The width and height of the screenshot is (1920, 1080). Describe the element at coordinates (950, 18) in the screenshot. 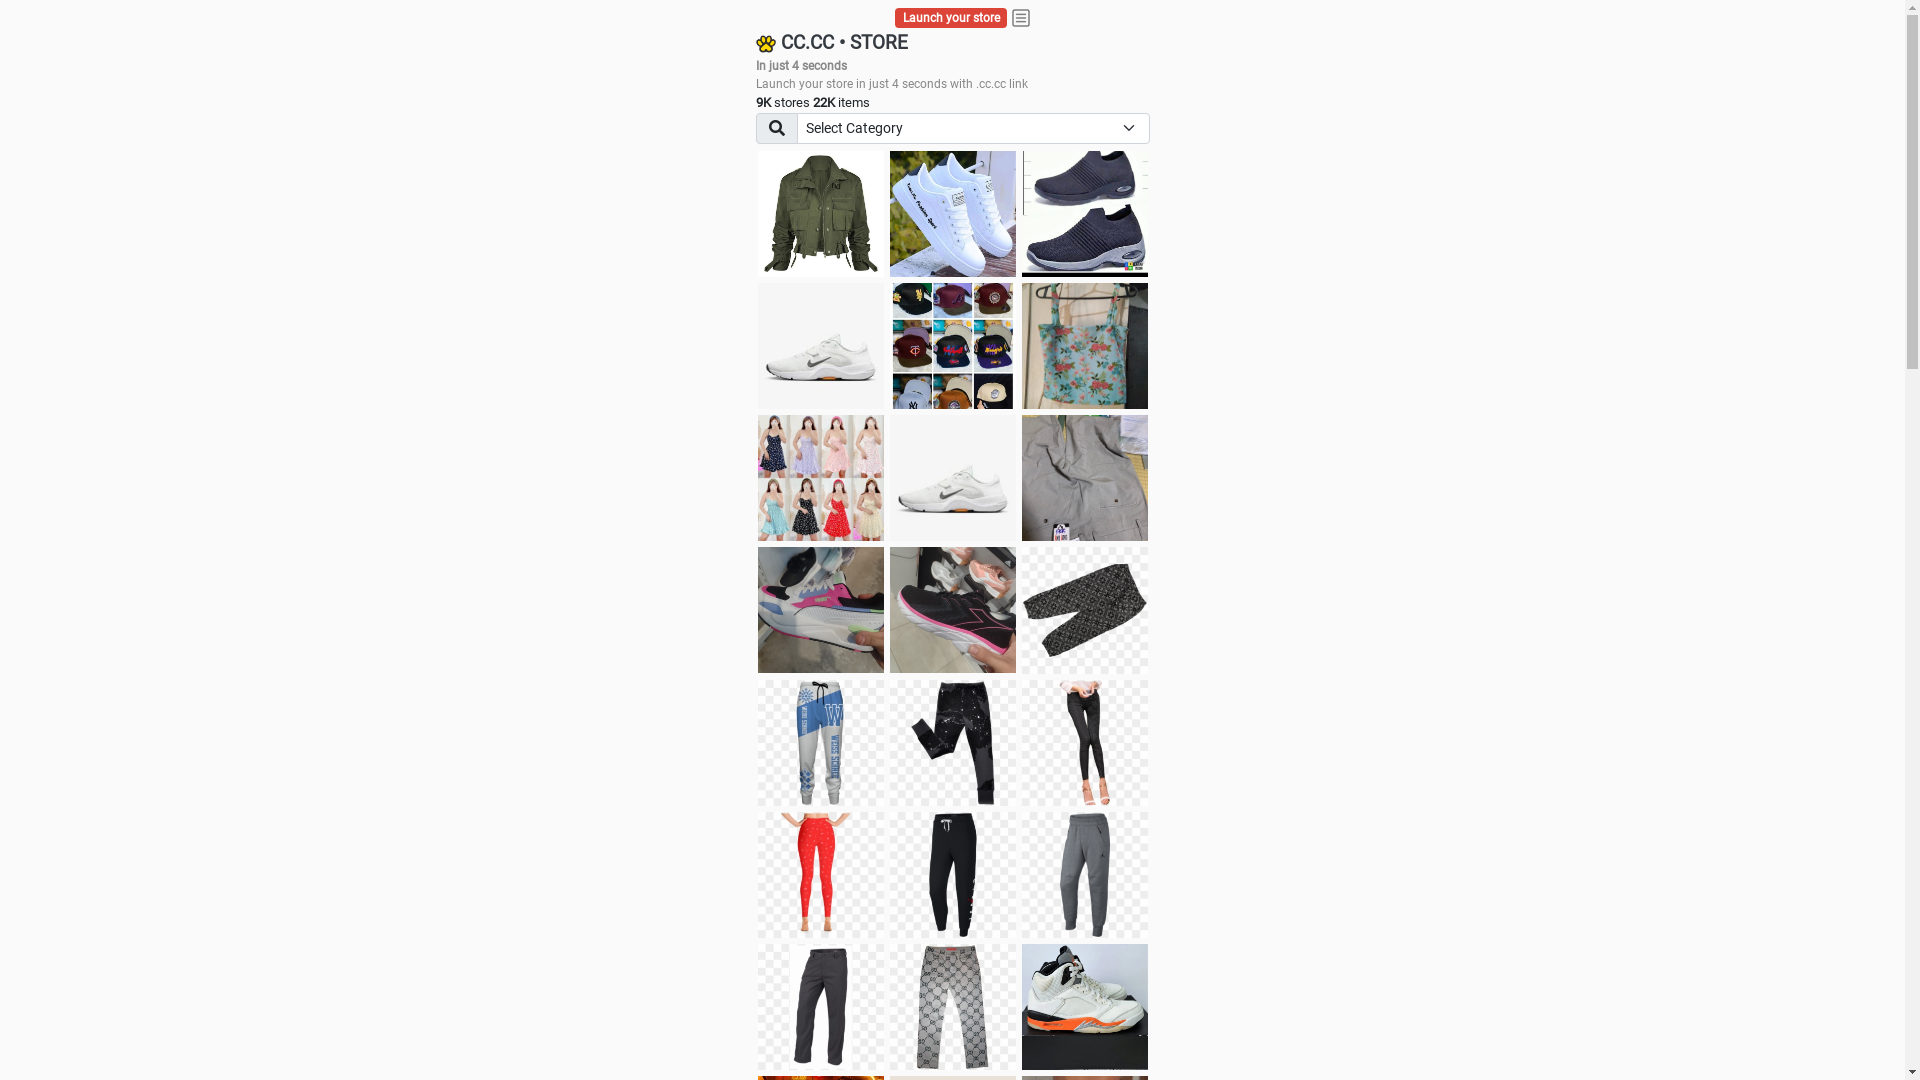

I see `'Launch your store'` at that location.